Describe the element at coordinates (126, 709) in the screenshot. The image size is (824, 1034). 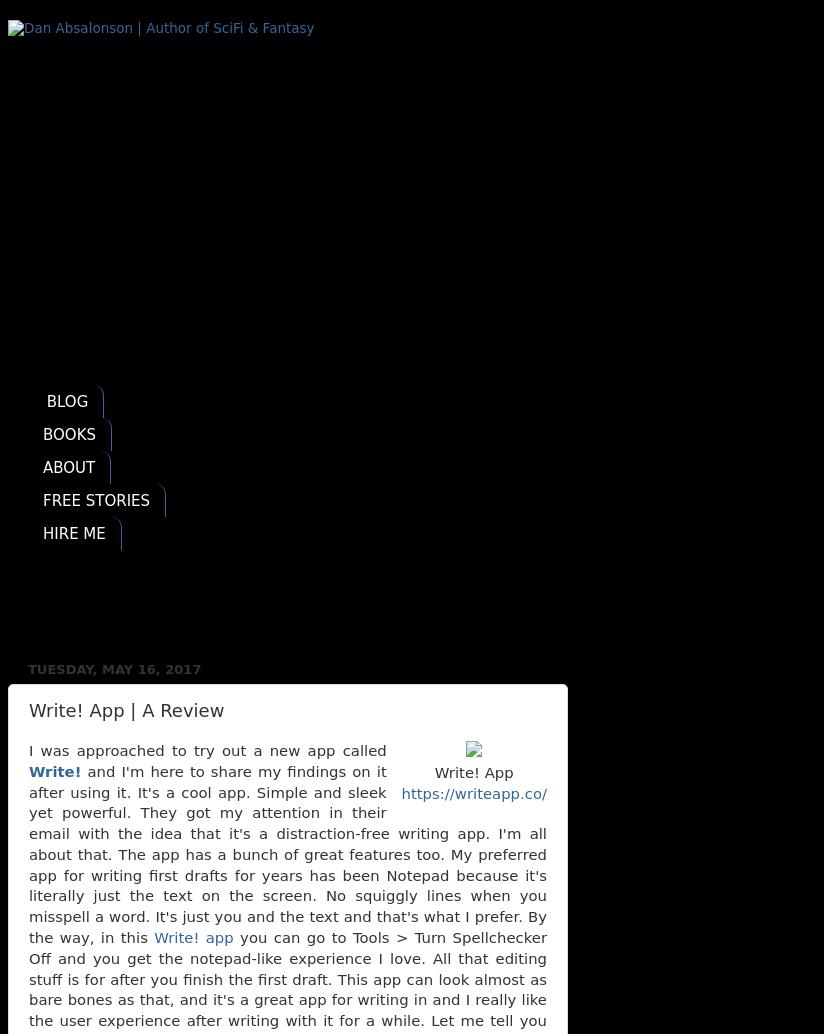
I see `'Write! App | A Review'` at that location.